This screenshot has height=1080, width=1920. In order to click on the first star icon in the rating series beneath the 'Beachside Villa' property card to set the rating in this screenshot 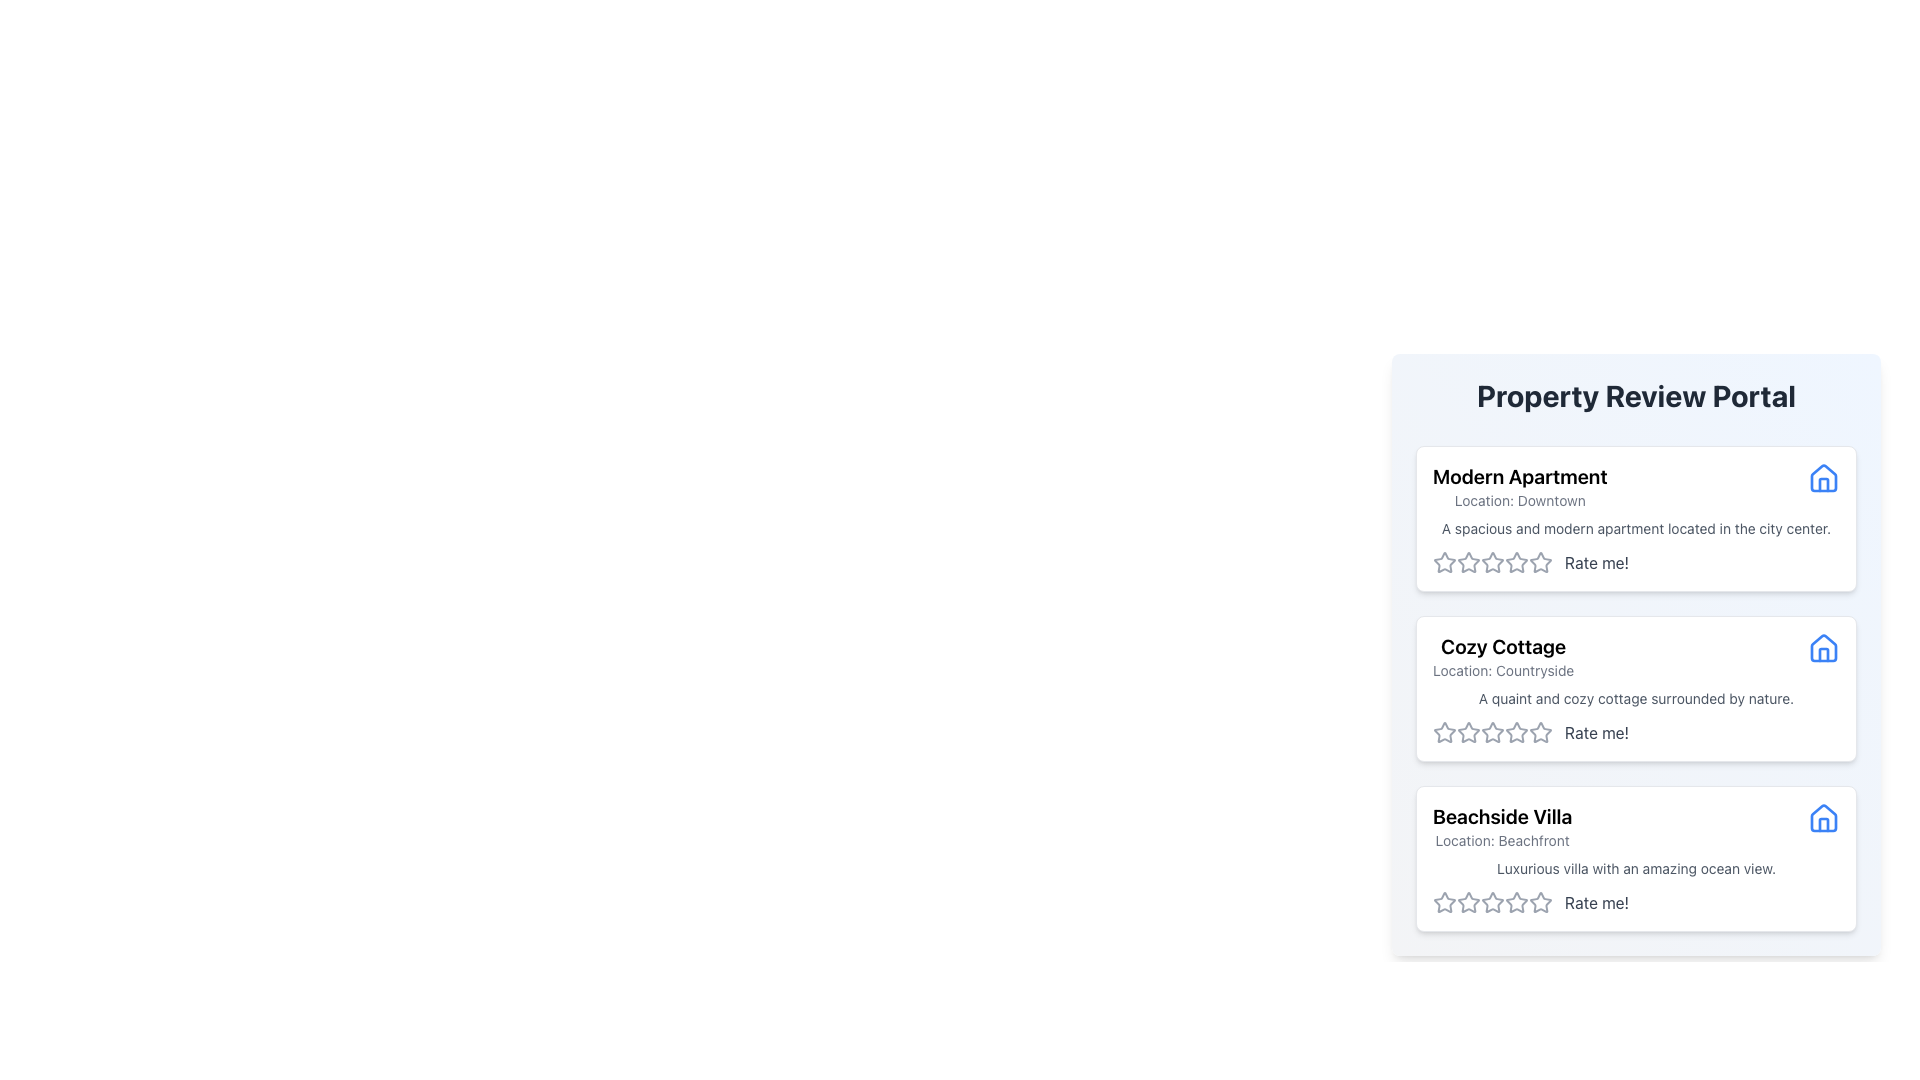, I will do `click(1492, 902)`.